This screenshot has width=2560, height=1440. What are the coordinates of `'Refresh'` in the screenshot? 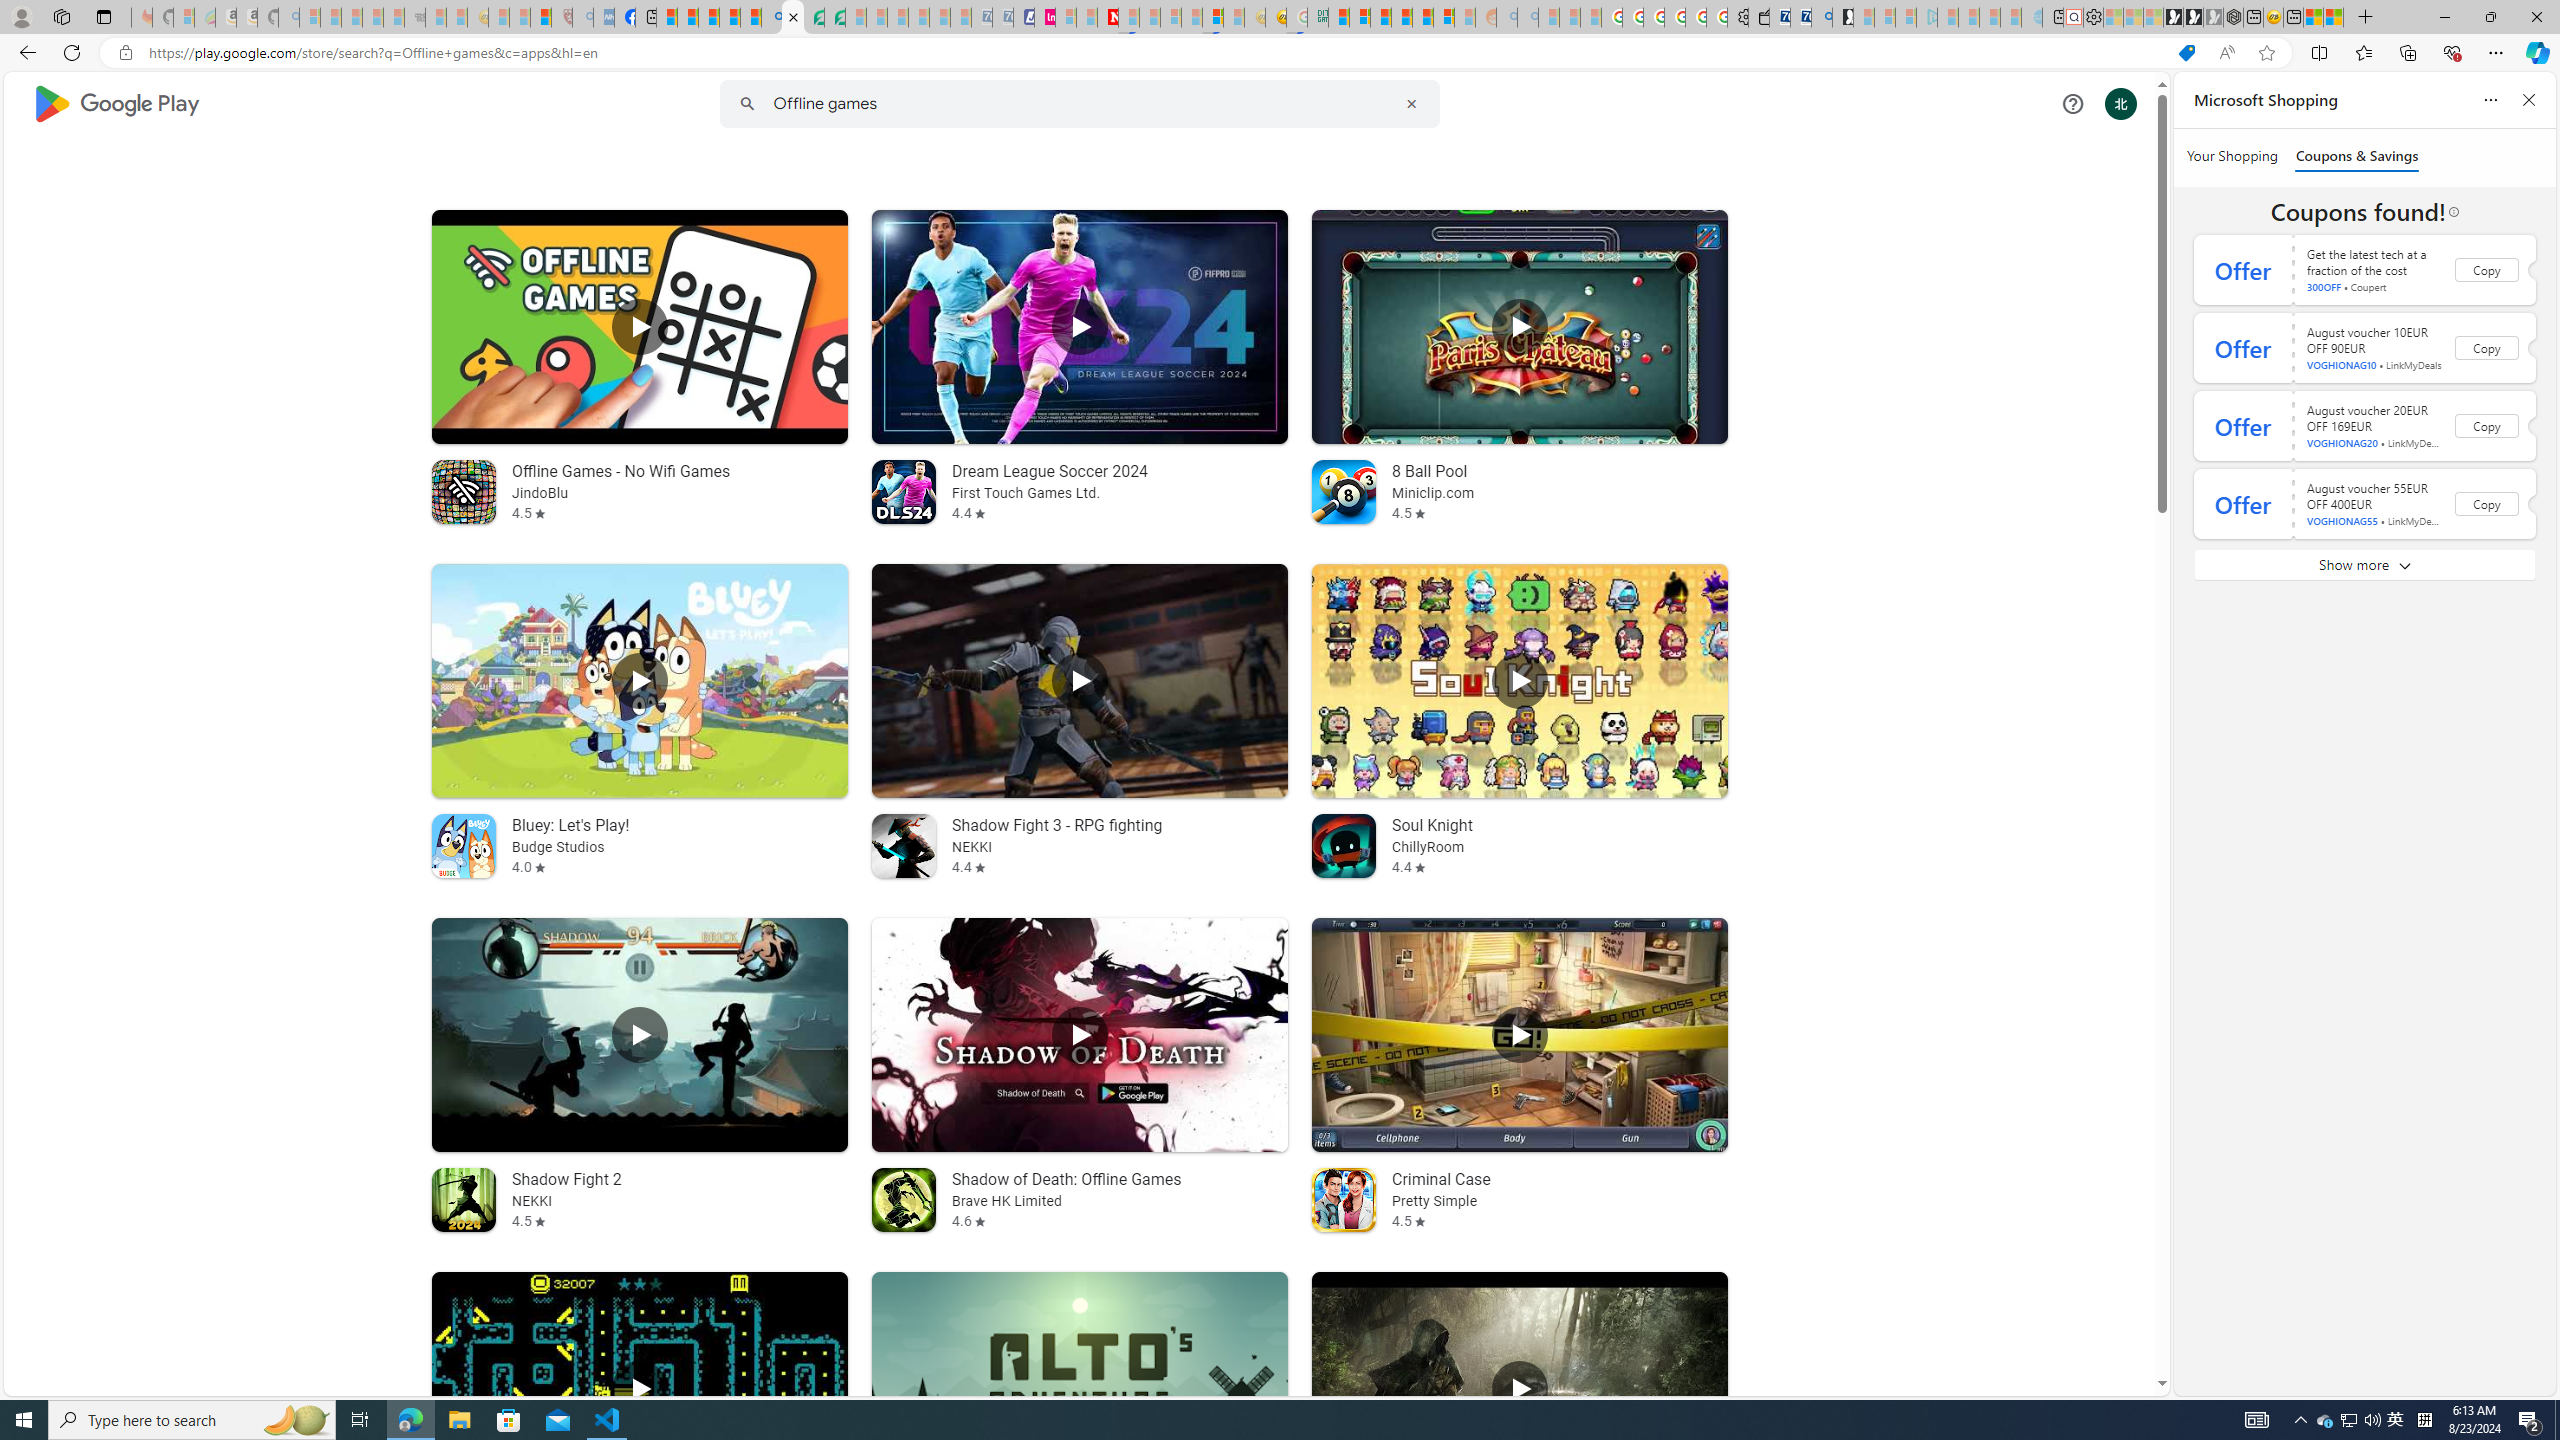 It's located at (70, 51).